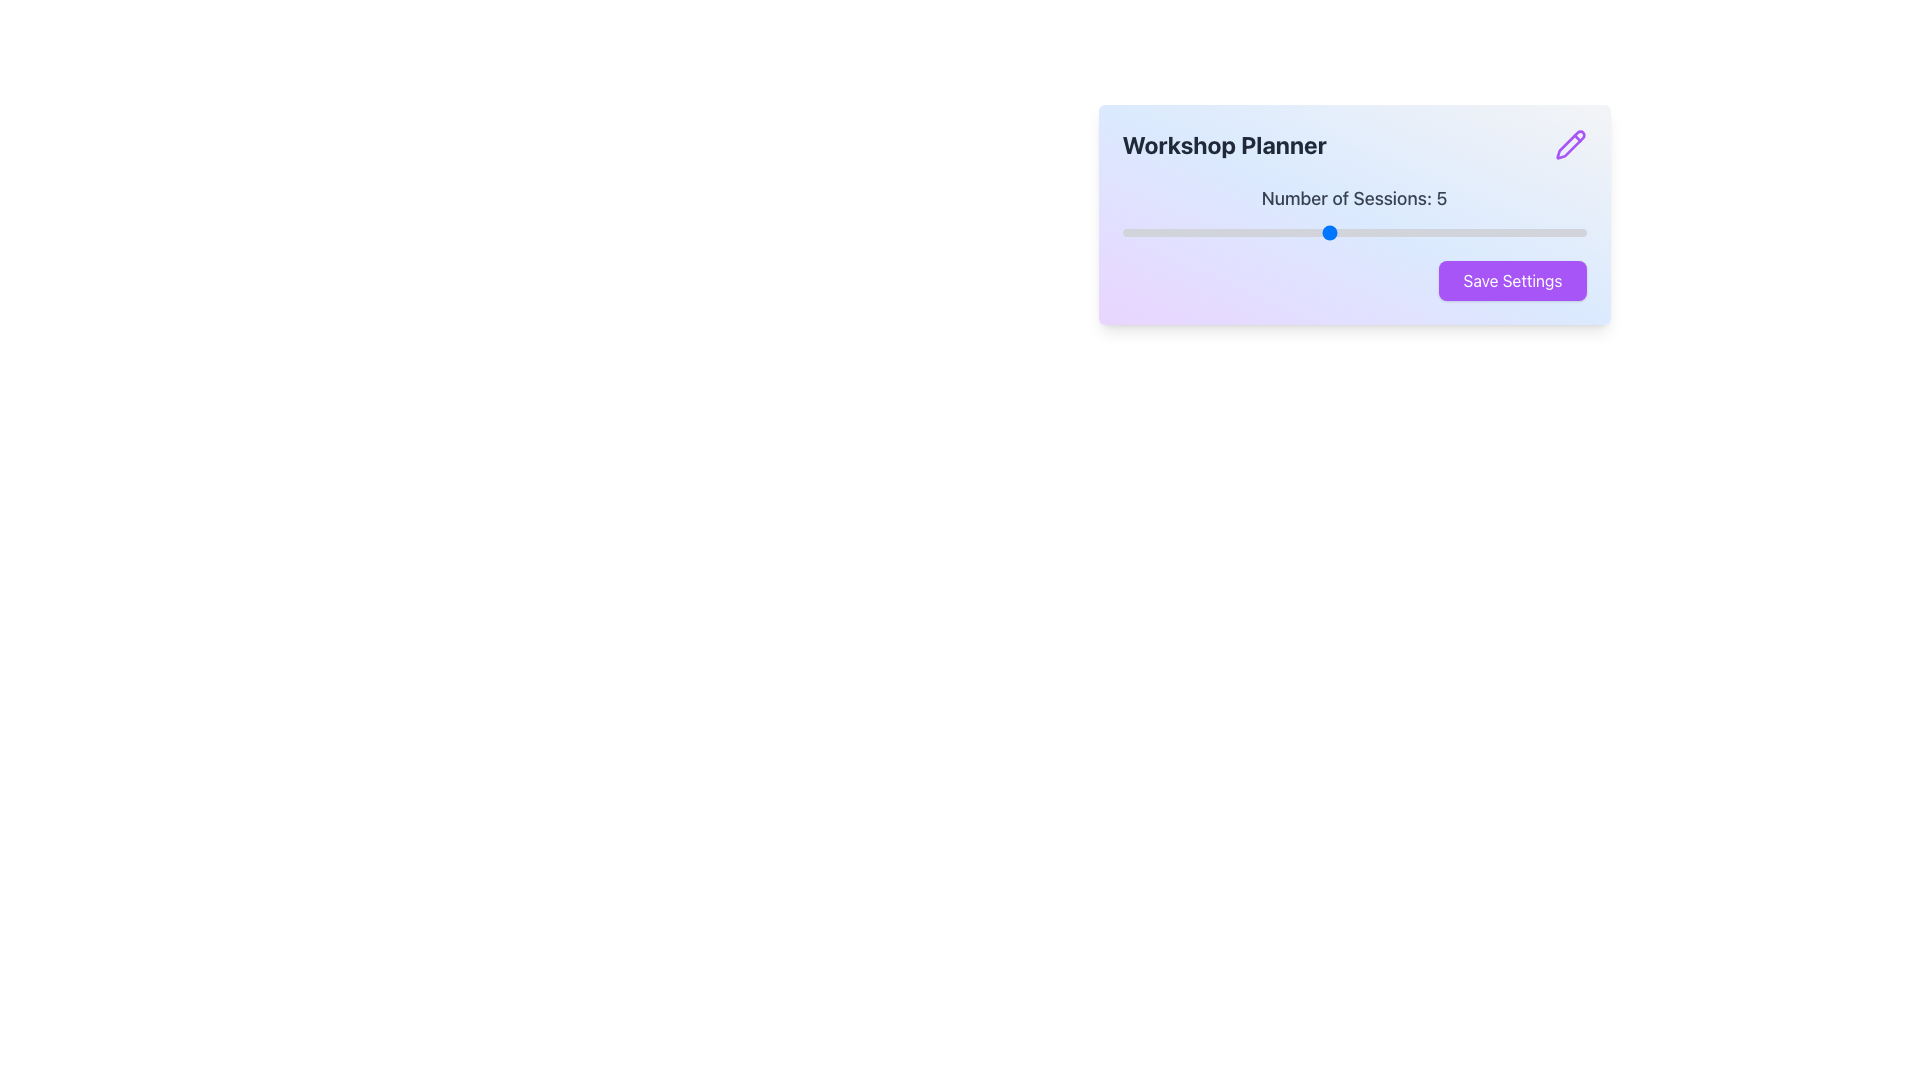 Image resolution: width=1920 pixels, height=1080 pixels. What do you see at coordinates (1354, 215) in the screenshot?
I see `the interactive components of the settings panel` at bounding box center [1354, 215].